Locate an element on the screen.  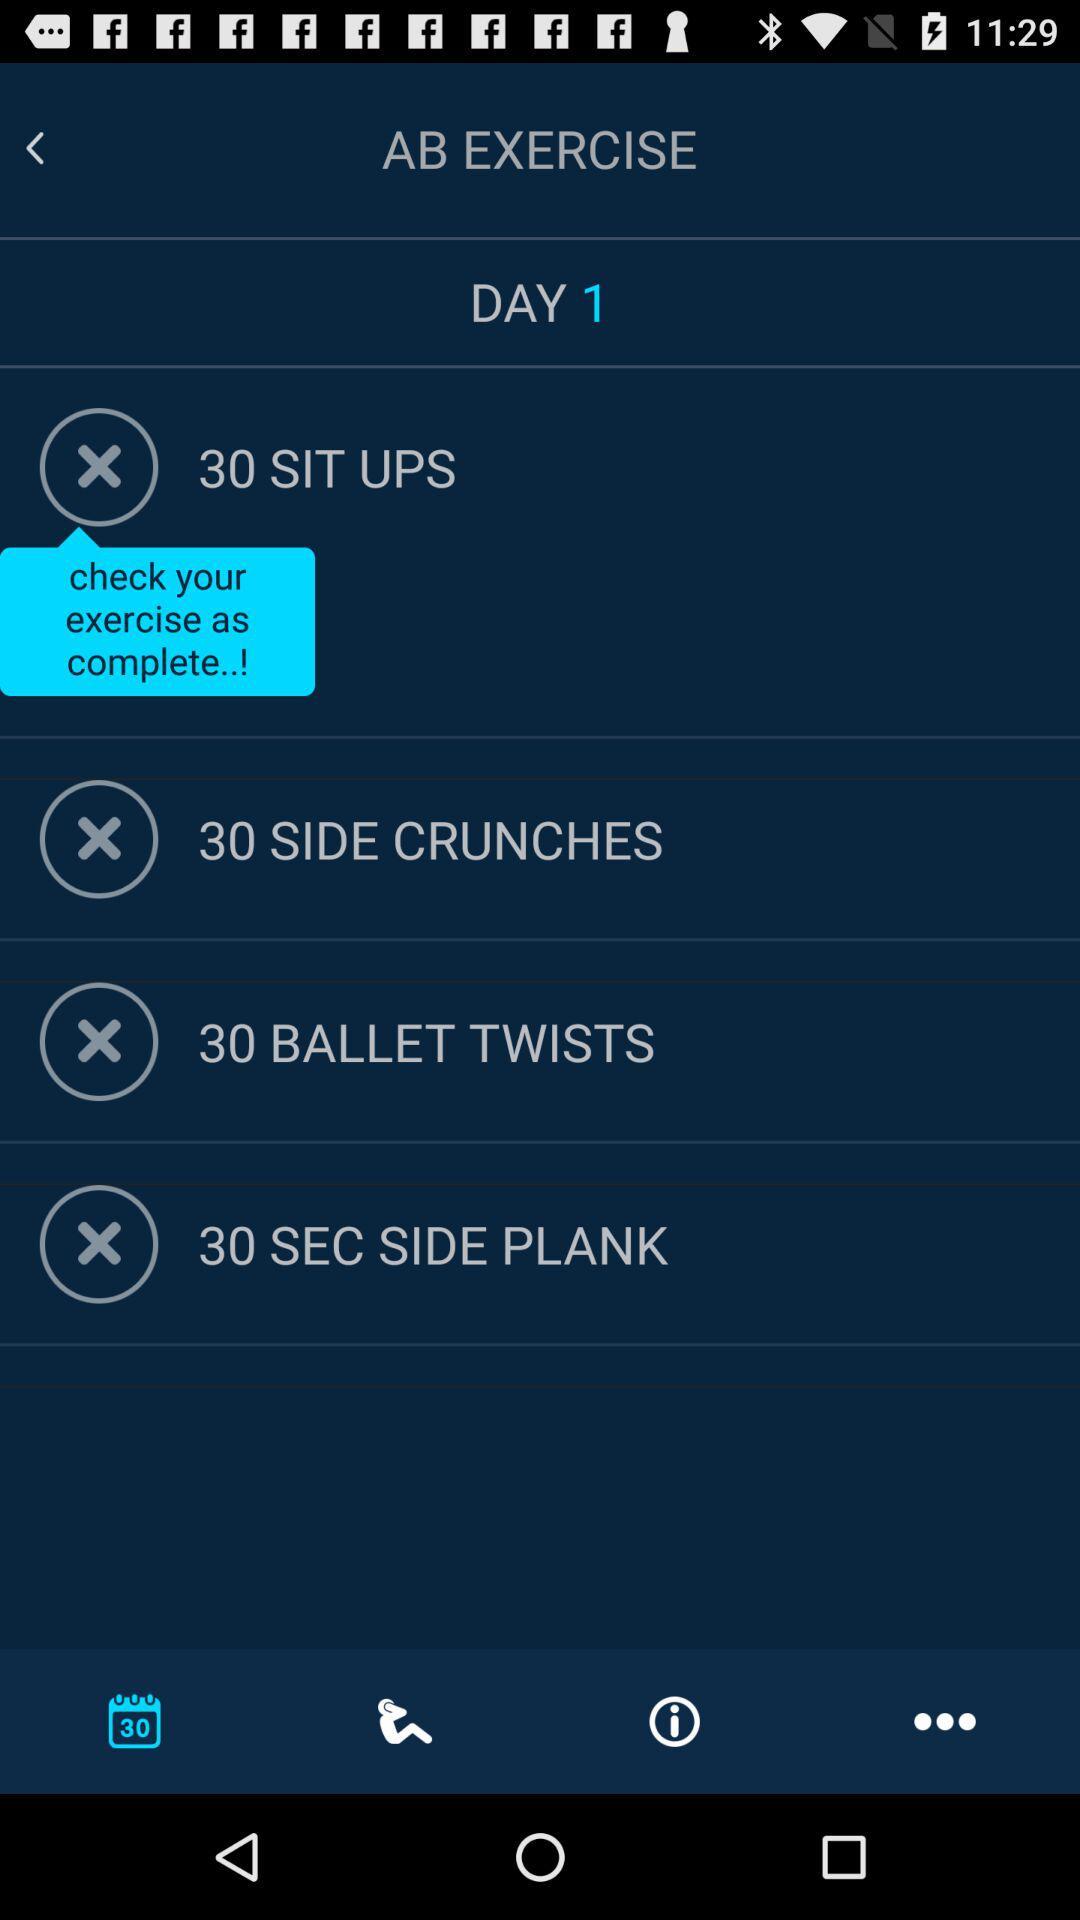
go back is located at coordinates (99, 1040).